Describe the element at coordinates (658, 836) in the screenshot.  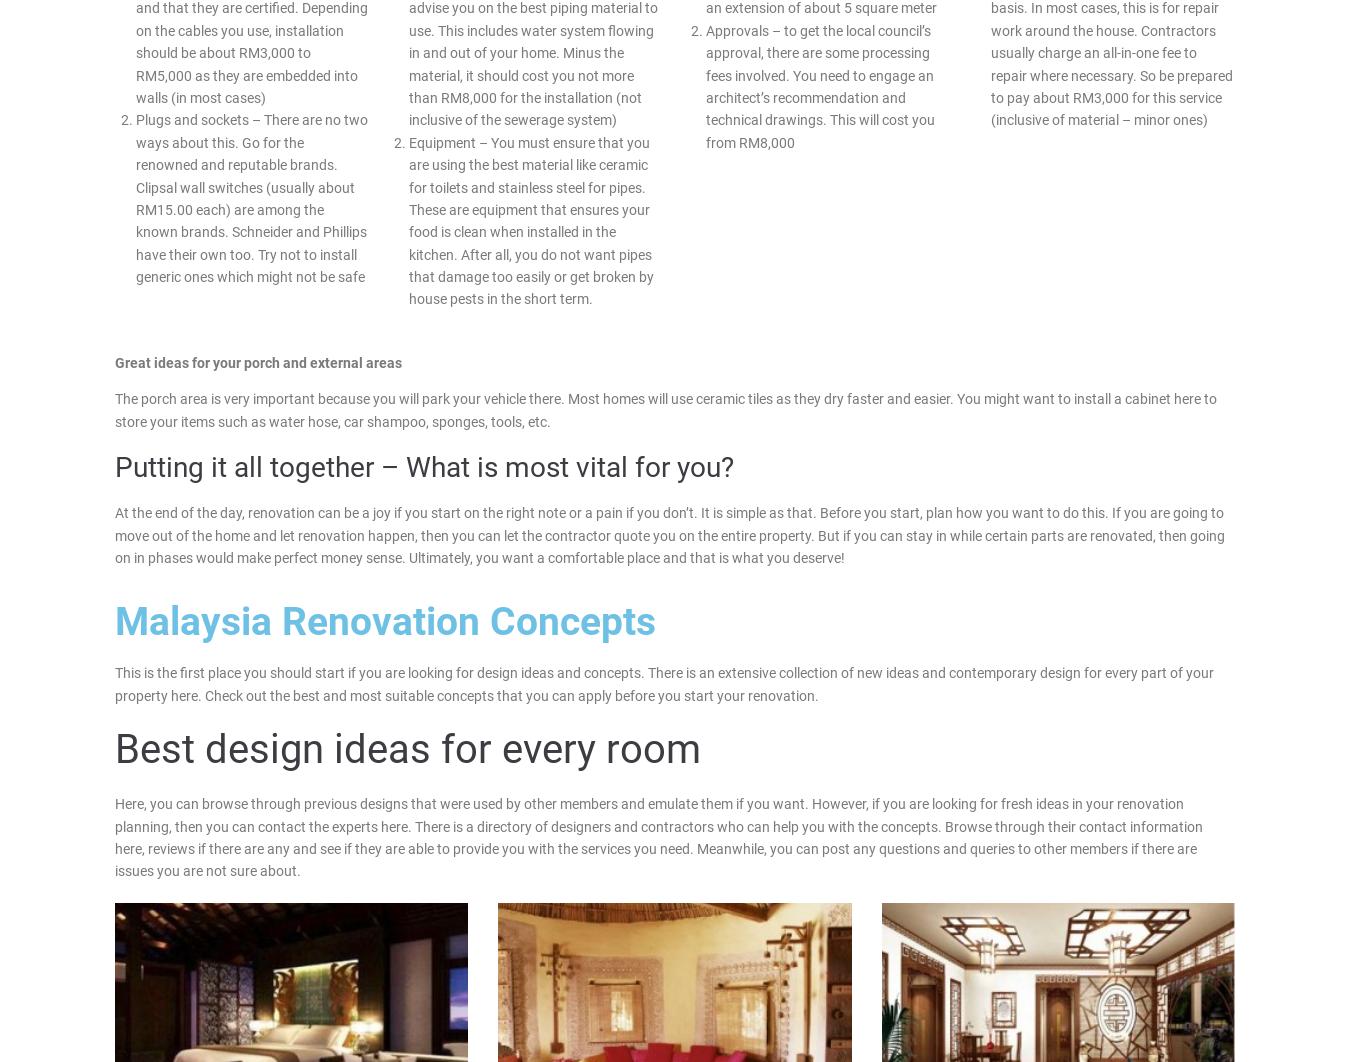
I see `'Here, you can browse through previous designs that were used by other members and emulate them if you want. However, if you are looking for fresh ideas in your renovation planning, then you can contact the experts here. 

There is a directory of designers and contractors who can help you with the concepts. Browse through their contact information here, reviews if there are any and see if they are able to provide you with the services you need. Meanwhile, you can post any questions and queries to other members if there are issues you are not sure about.'` at that location.